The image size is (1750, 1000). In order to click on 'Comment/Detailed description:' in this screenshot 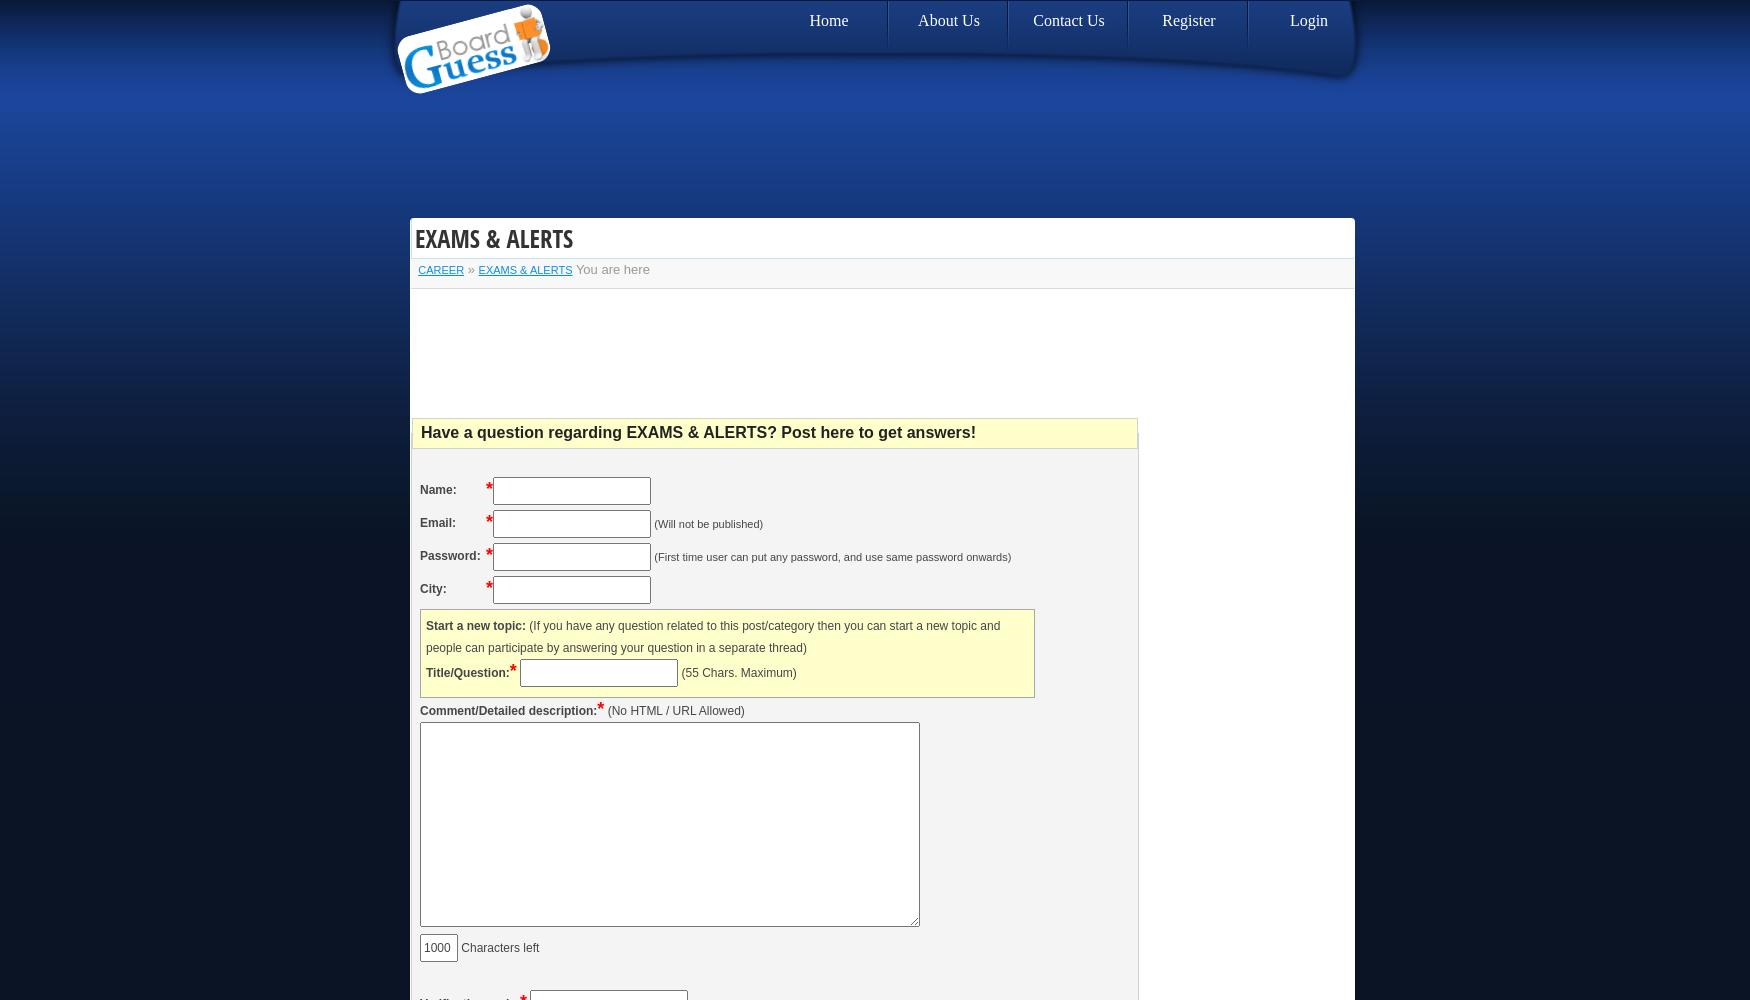, I will do `click(507, 710)`.